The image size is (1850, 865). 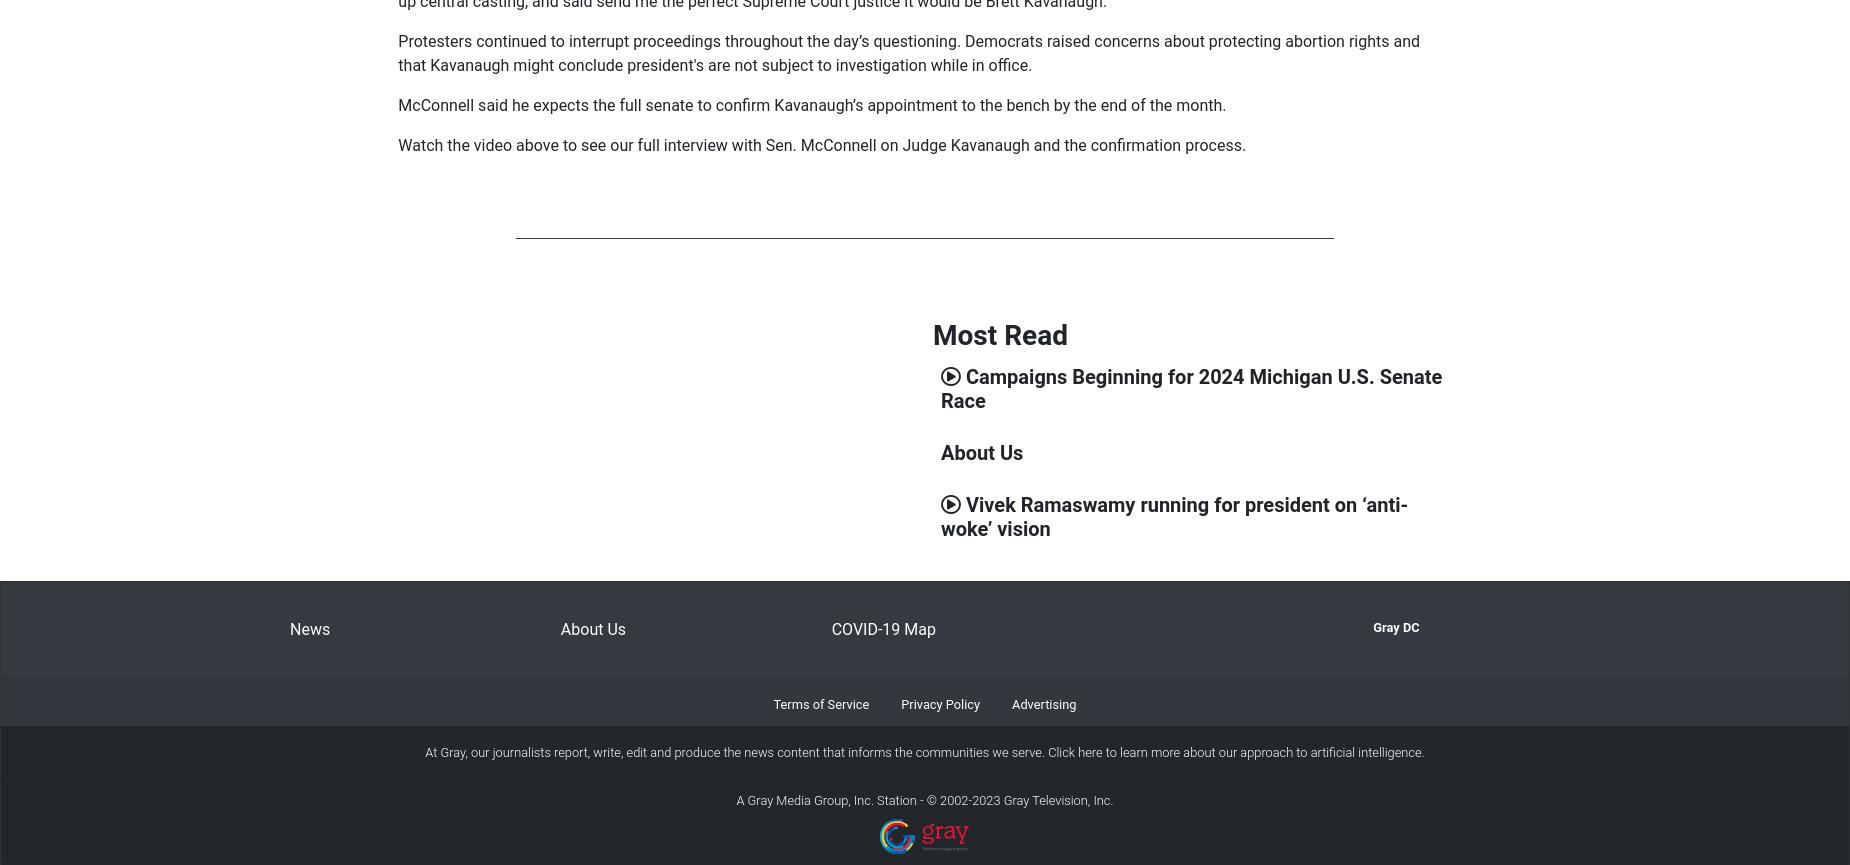 I want to click on 'Vivek Ramaswamy running for president on ‘anti-woke’ vision', so click(x=938, y=516).